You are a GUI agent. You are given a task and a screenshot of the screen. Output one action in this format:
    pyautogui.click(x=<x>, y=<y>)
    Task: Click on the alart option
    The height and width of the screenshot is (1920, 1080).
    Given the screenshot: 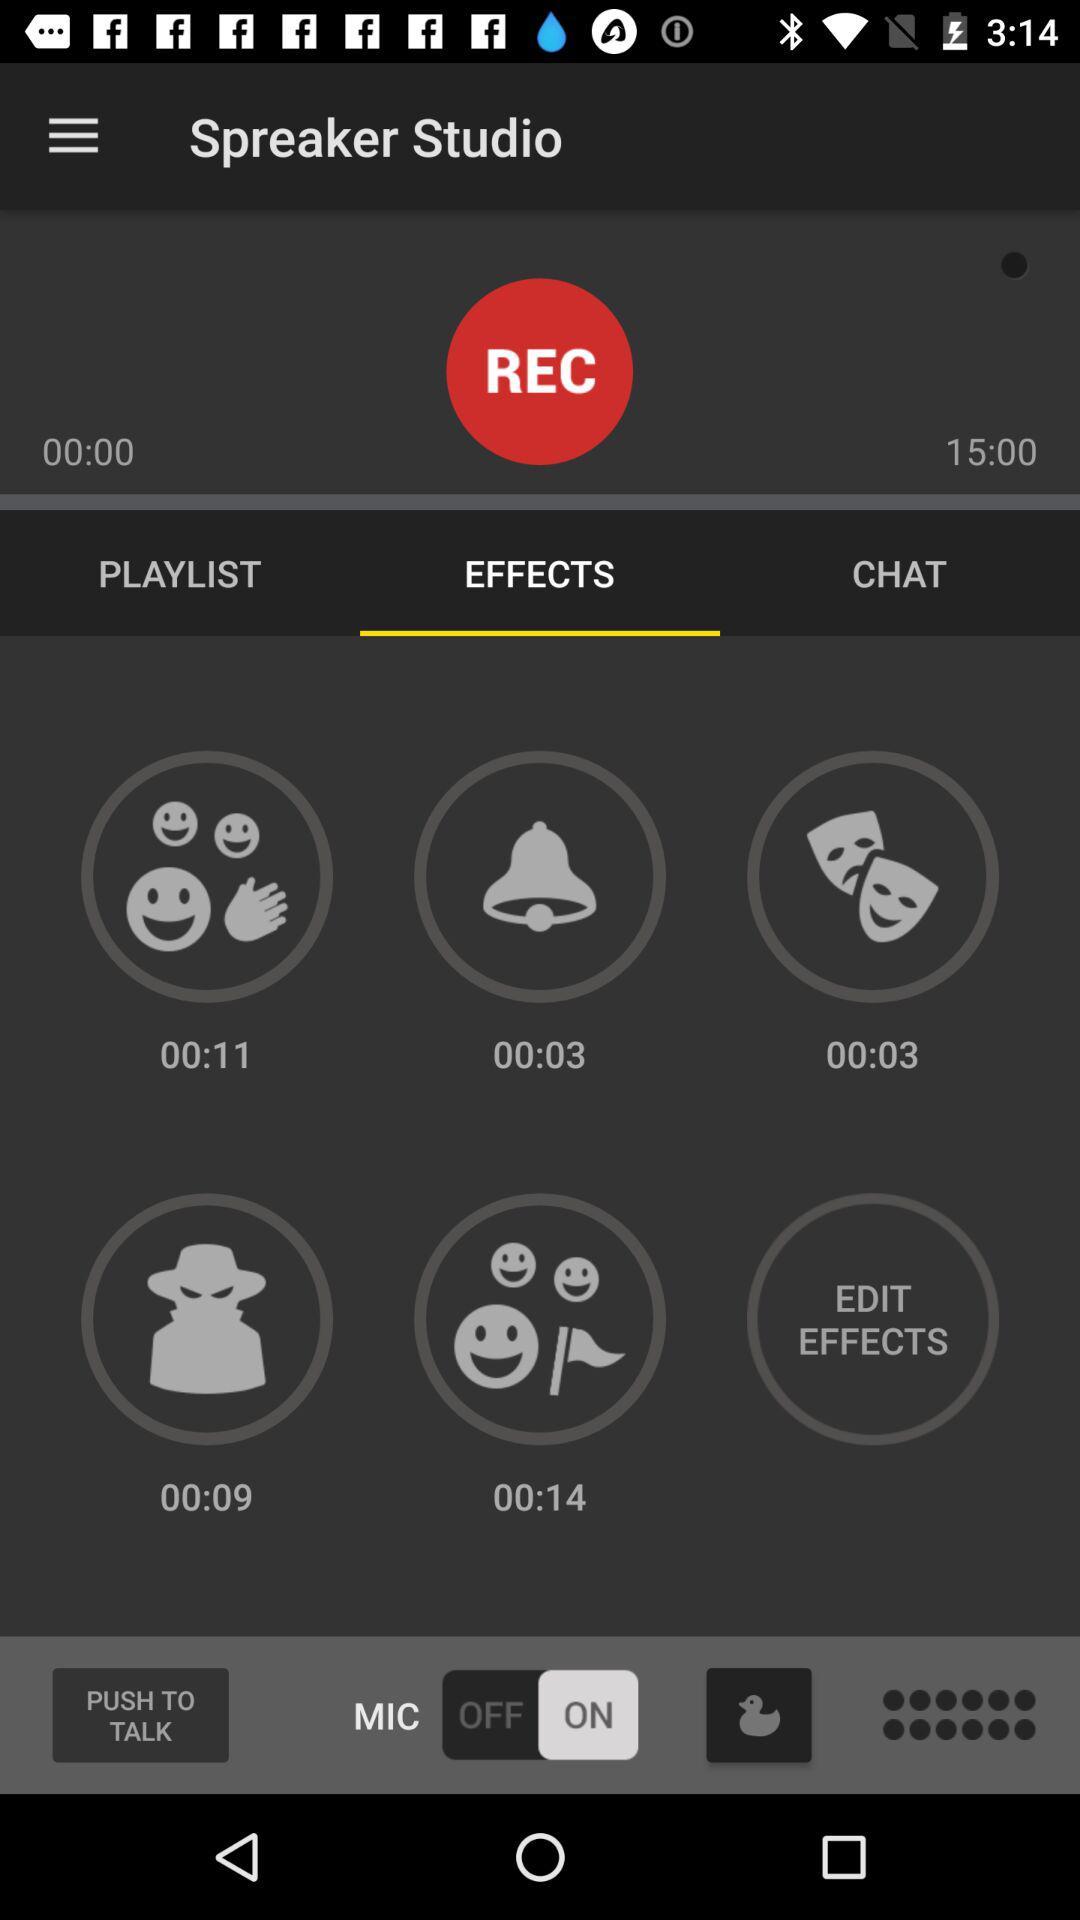 What is the action you would take?
    pyautogui.click(x=540, y=876)
    